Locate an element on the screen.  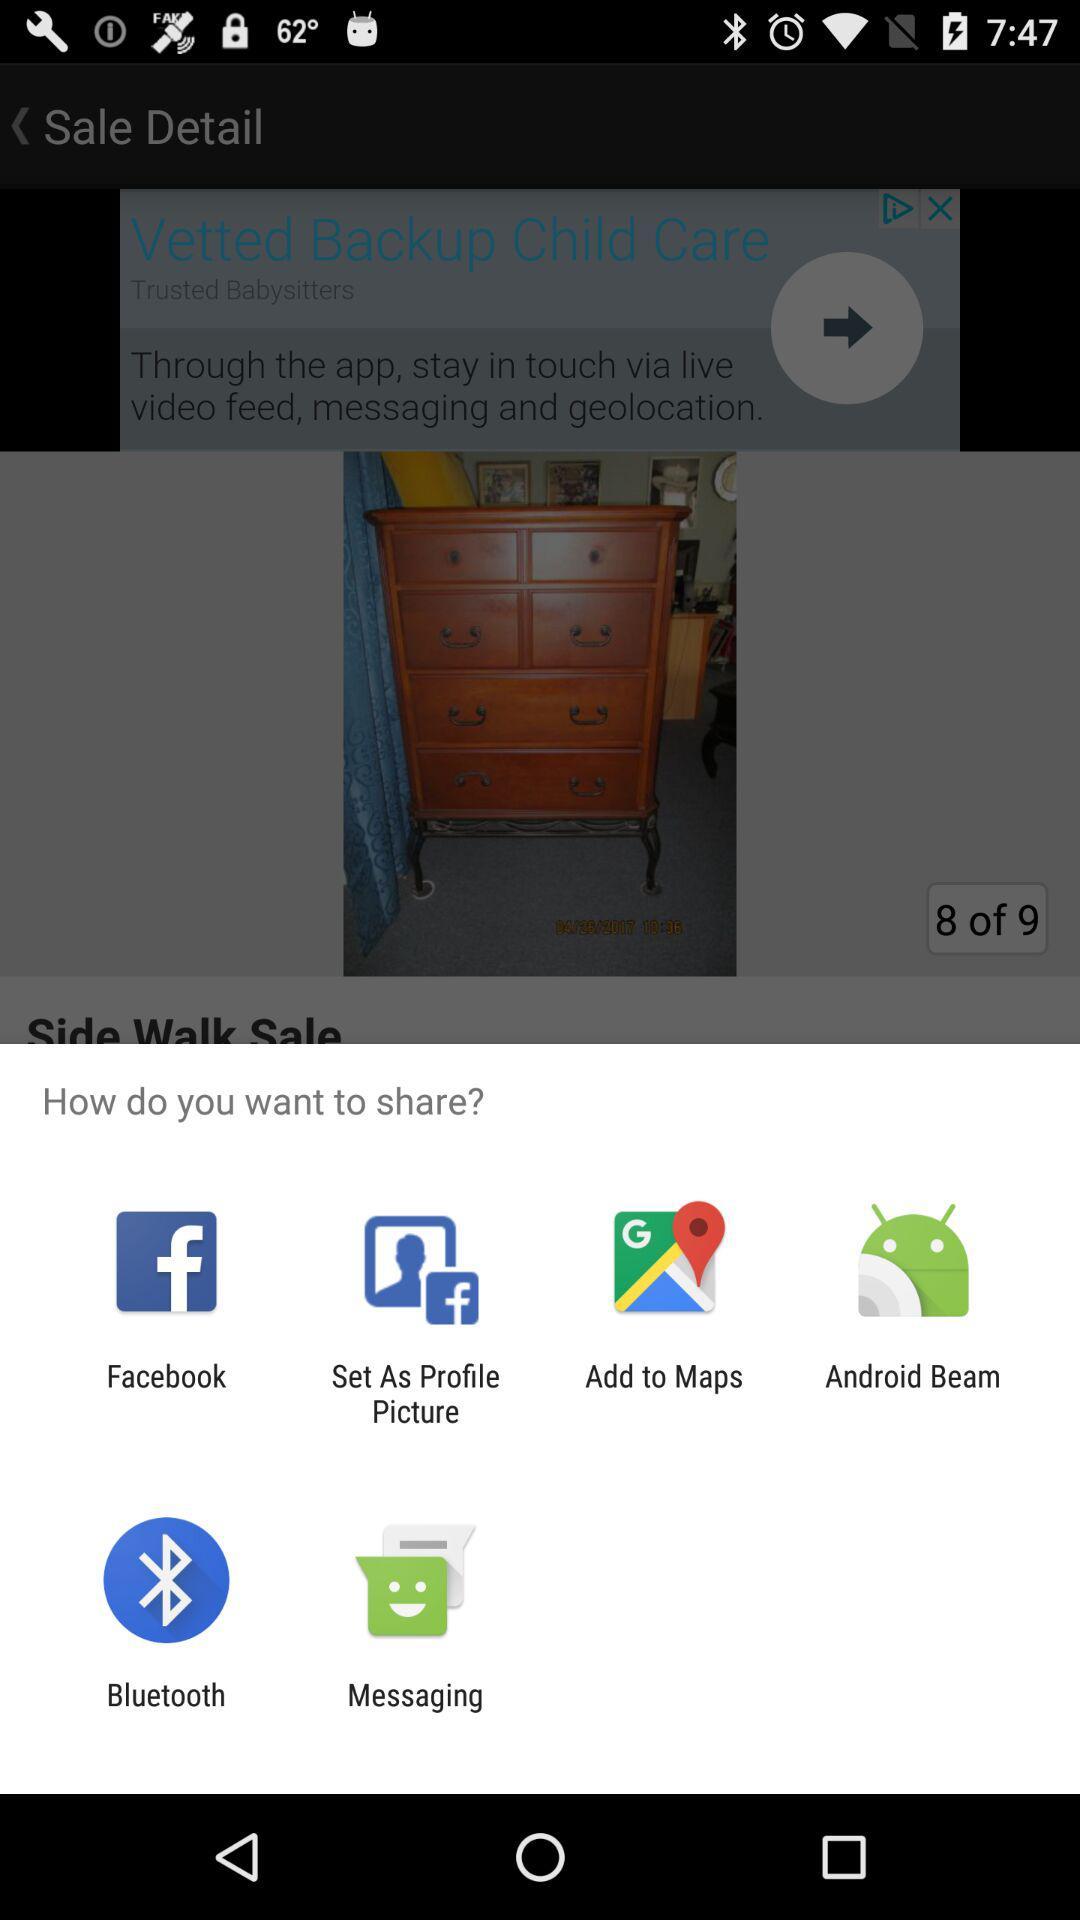
icon next to the set as profile is located at coordinates (664, 1392).